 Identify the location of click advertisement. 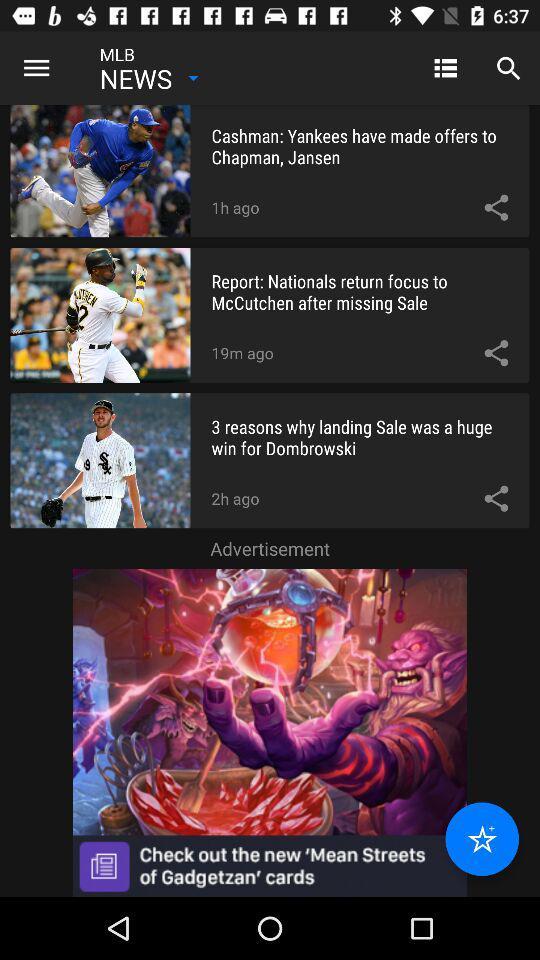
(270, 731).